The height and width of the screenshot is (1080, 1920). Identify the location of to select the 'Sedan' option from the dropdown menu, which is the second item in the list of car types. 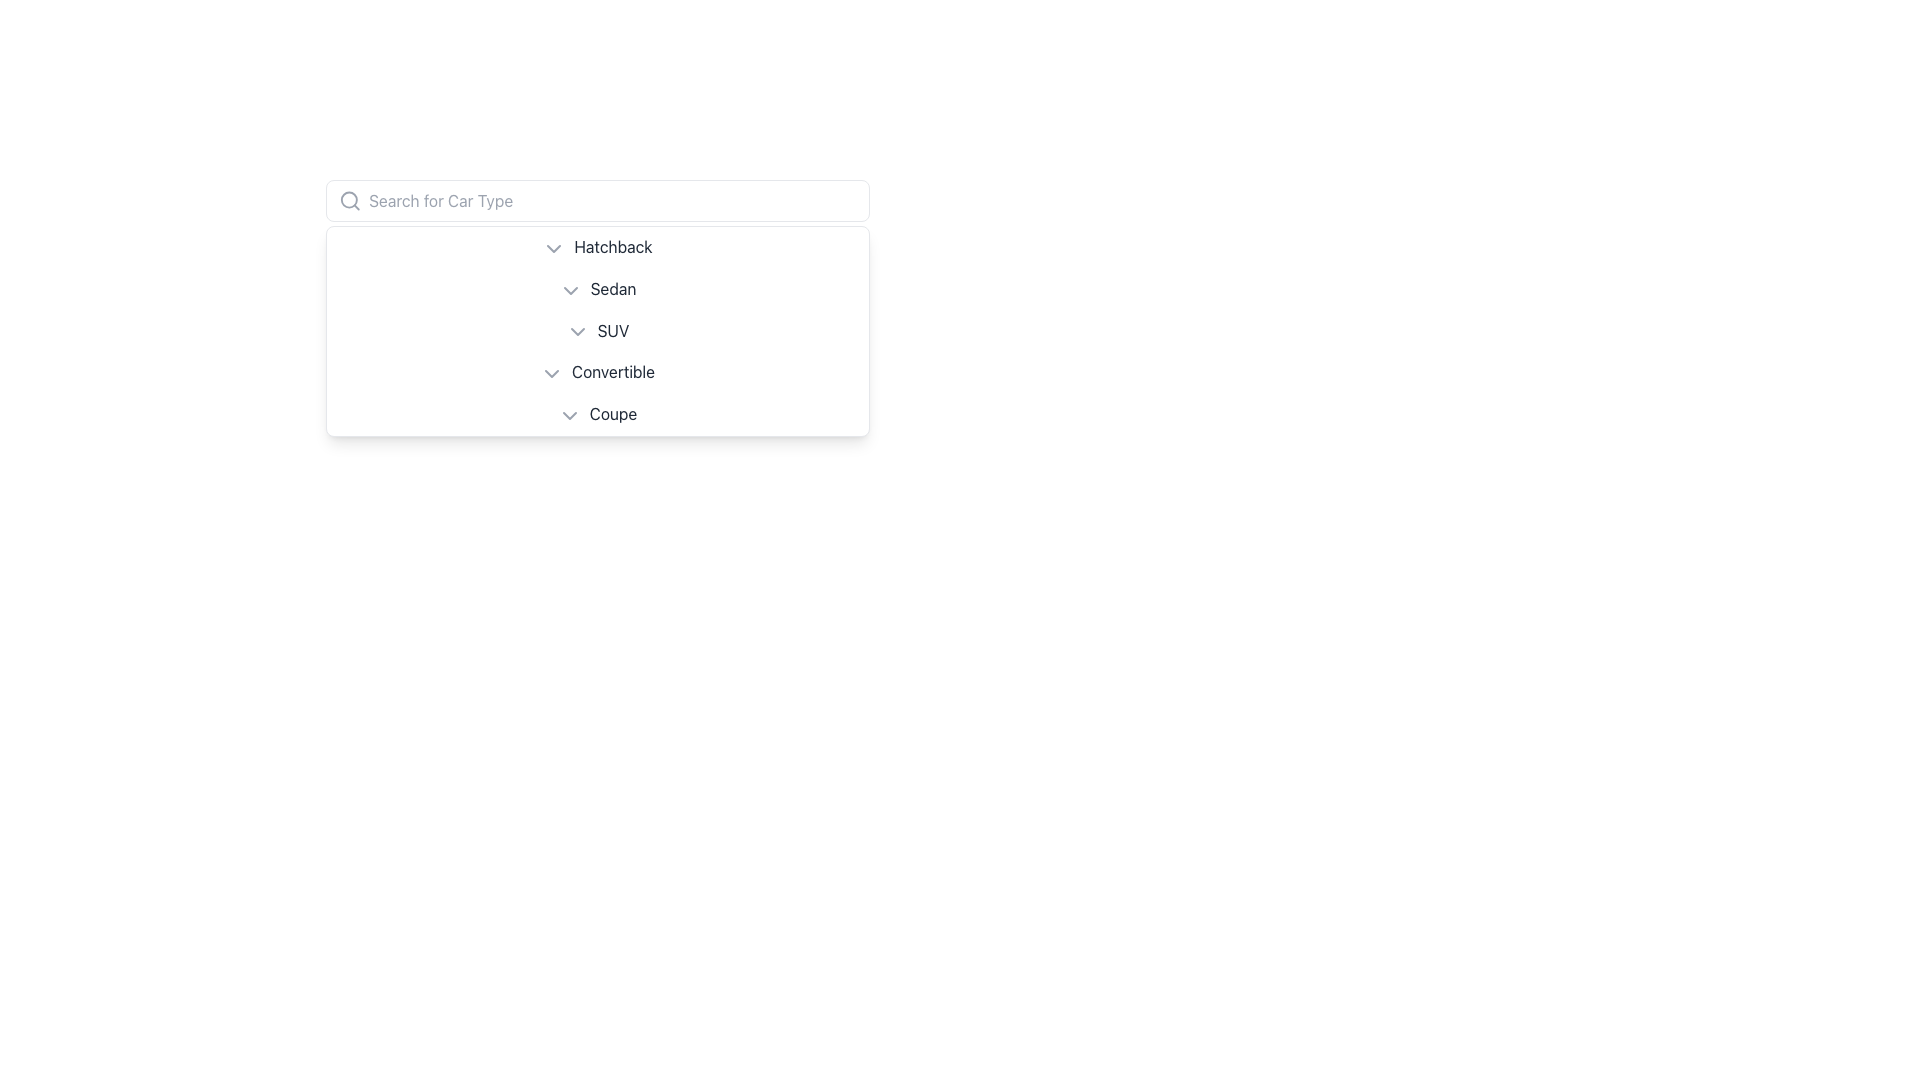
(596, 289).